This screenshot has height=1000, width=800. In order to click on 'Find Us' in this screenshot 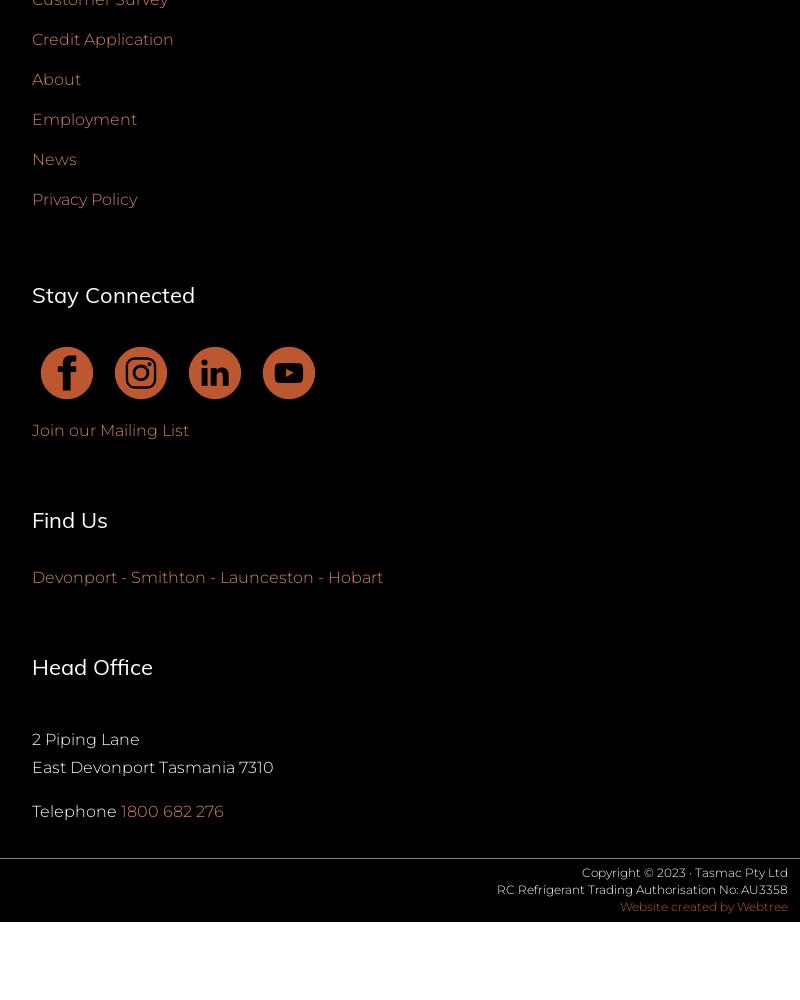, I will do `click(70, 520)`.